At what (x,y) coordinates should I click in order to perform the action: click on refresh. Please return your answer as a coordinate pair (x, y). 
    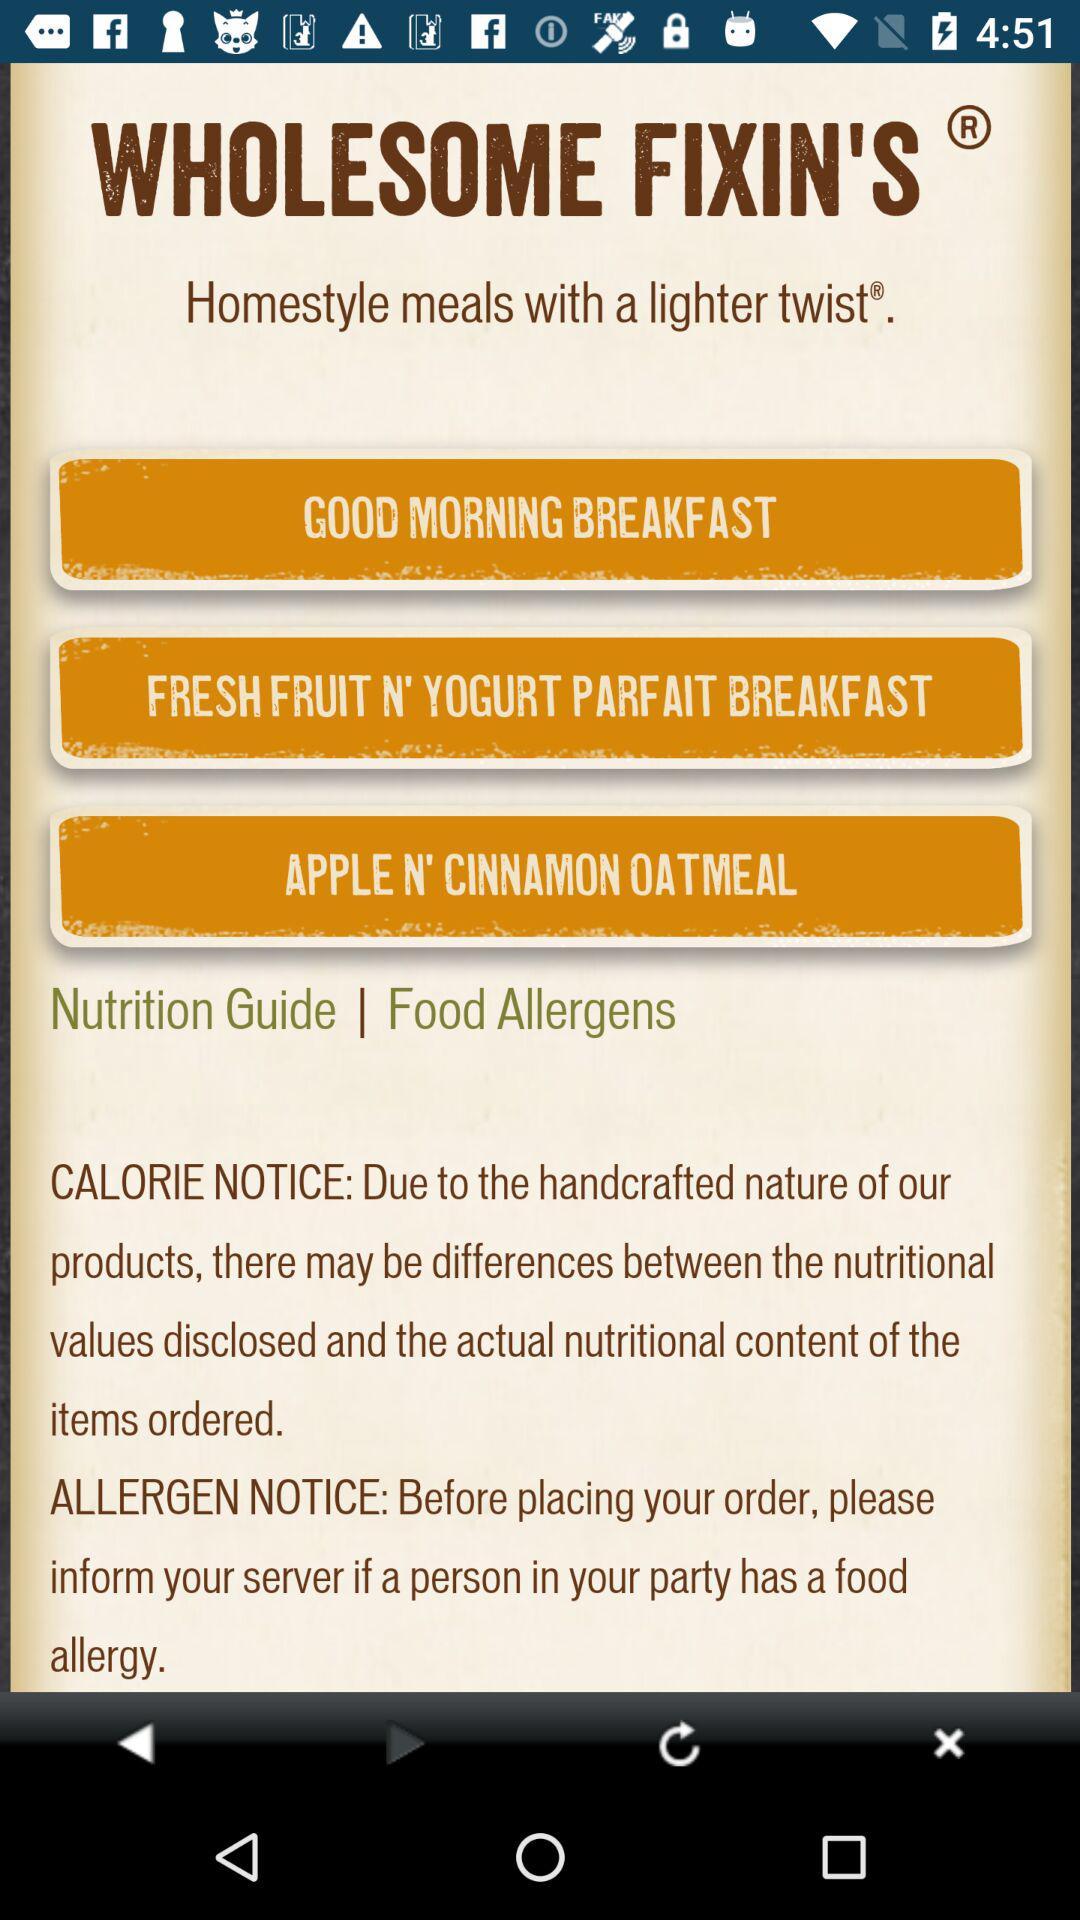
    Looking at the image, I should click on (678, 1741).